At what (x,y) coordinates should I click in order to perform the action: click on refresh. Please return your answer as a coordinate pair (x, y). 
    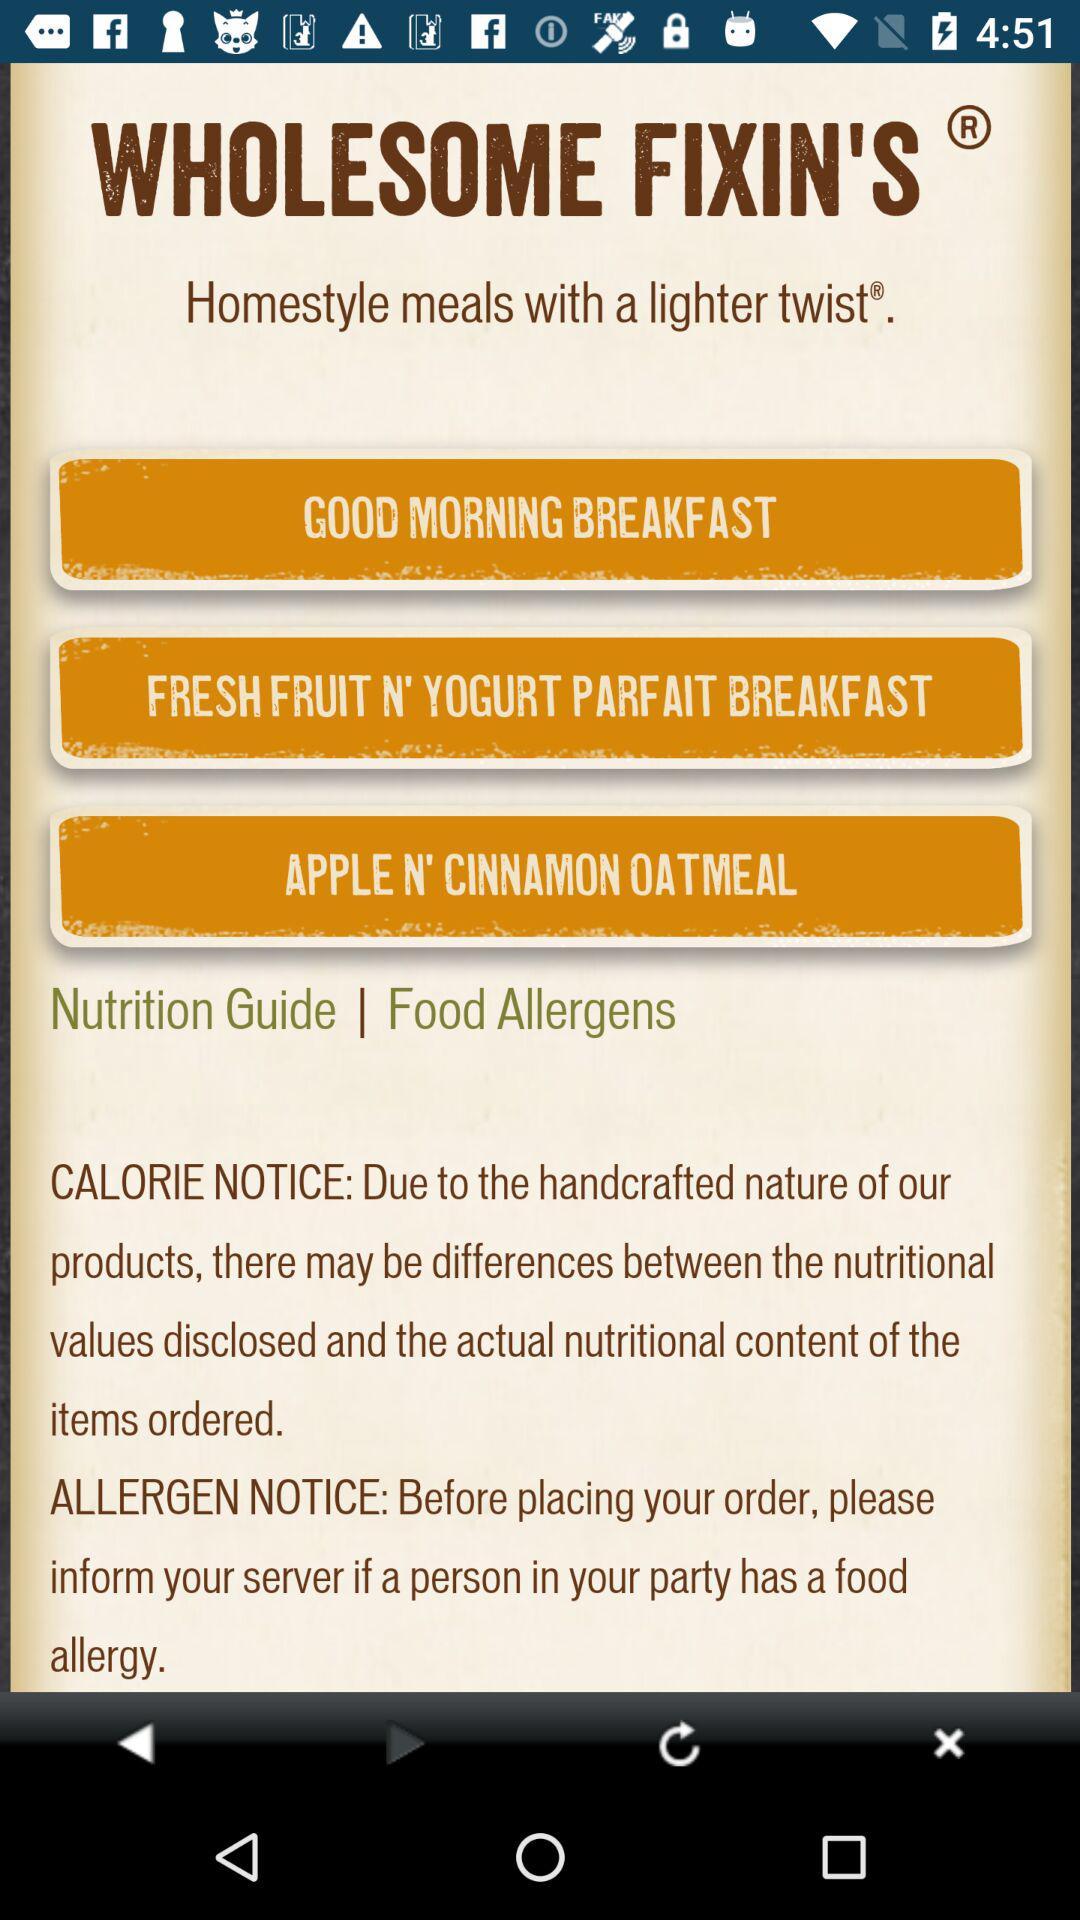
    Looking at the image, I should click on (678, 1741).